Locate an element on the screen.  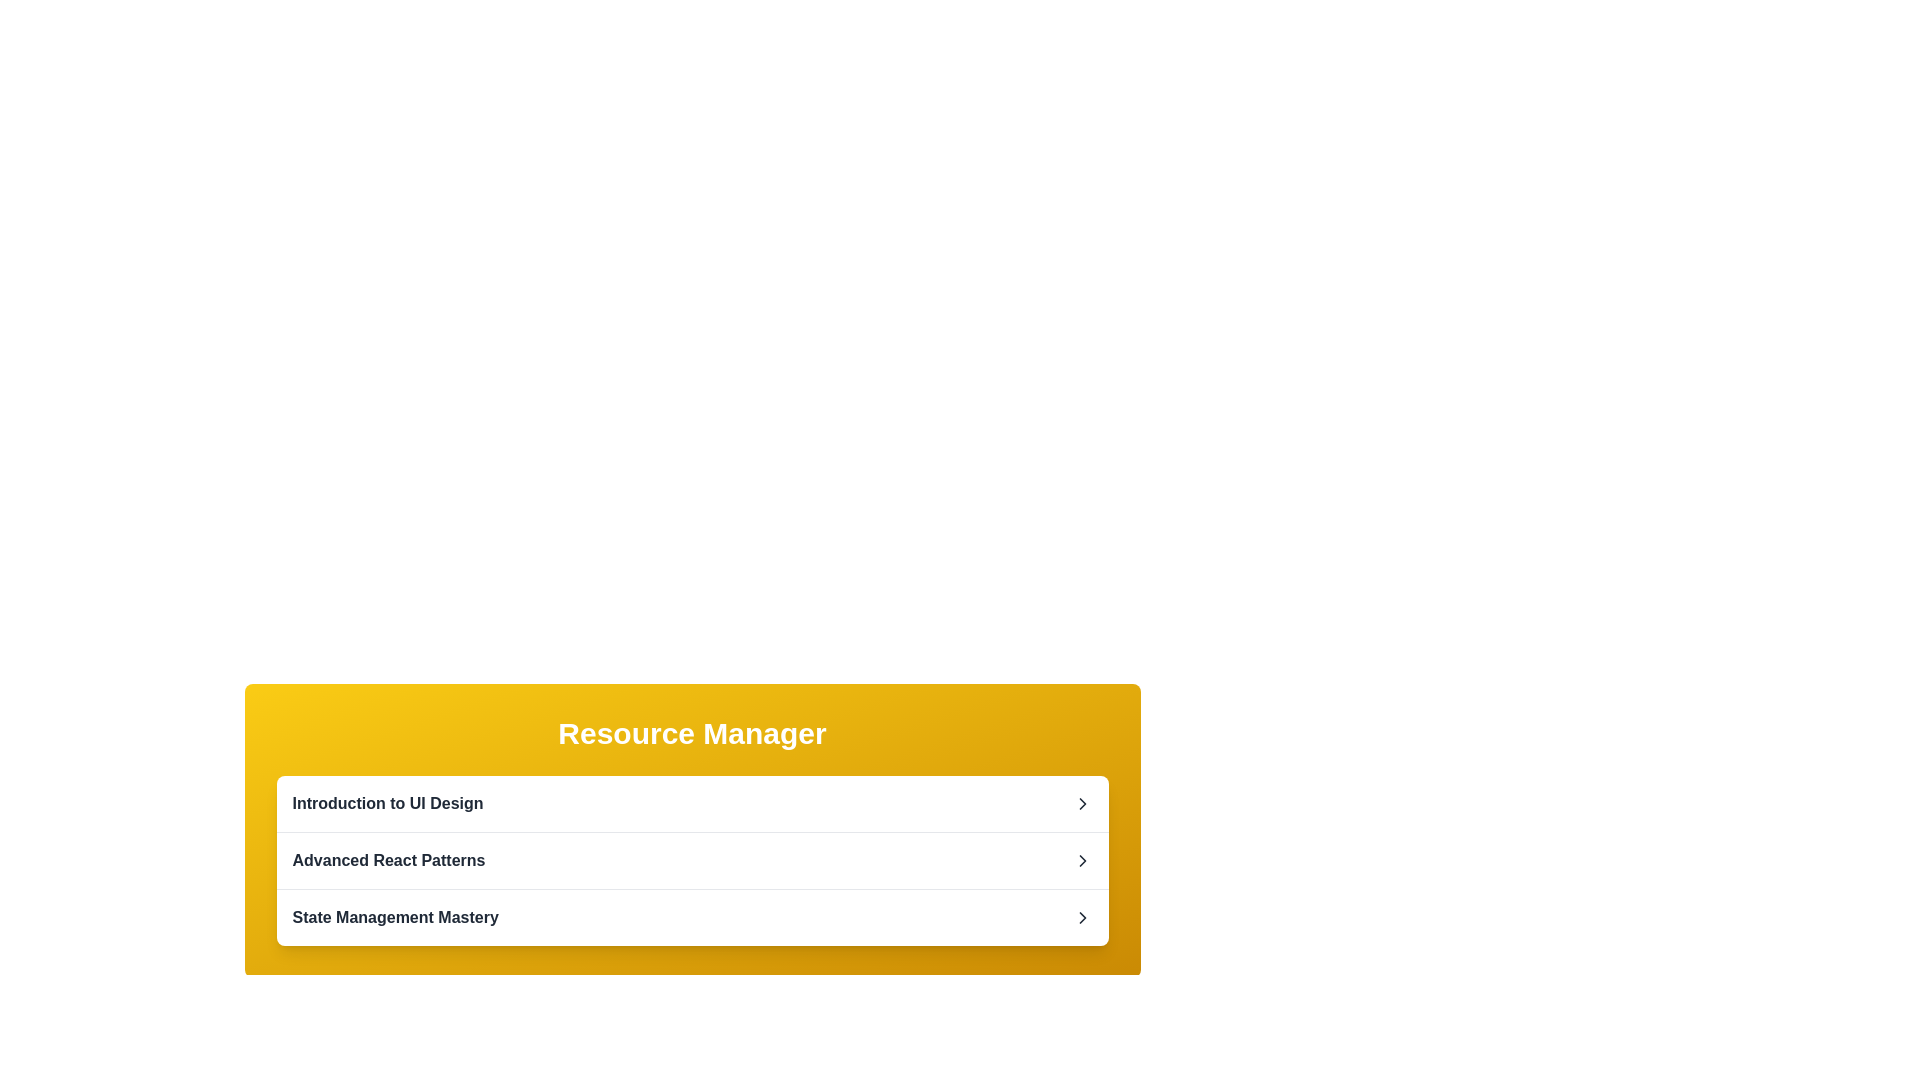
the rightward-pointing chevron icon that indicates navigation for the 'Advanced React Patterns' list item is located at coordinates (1081, 859).